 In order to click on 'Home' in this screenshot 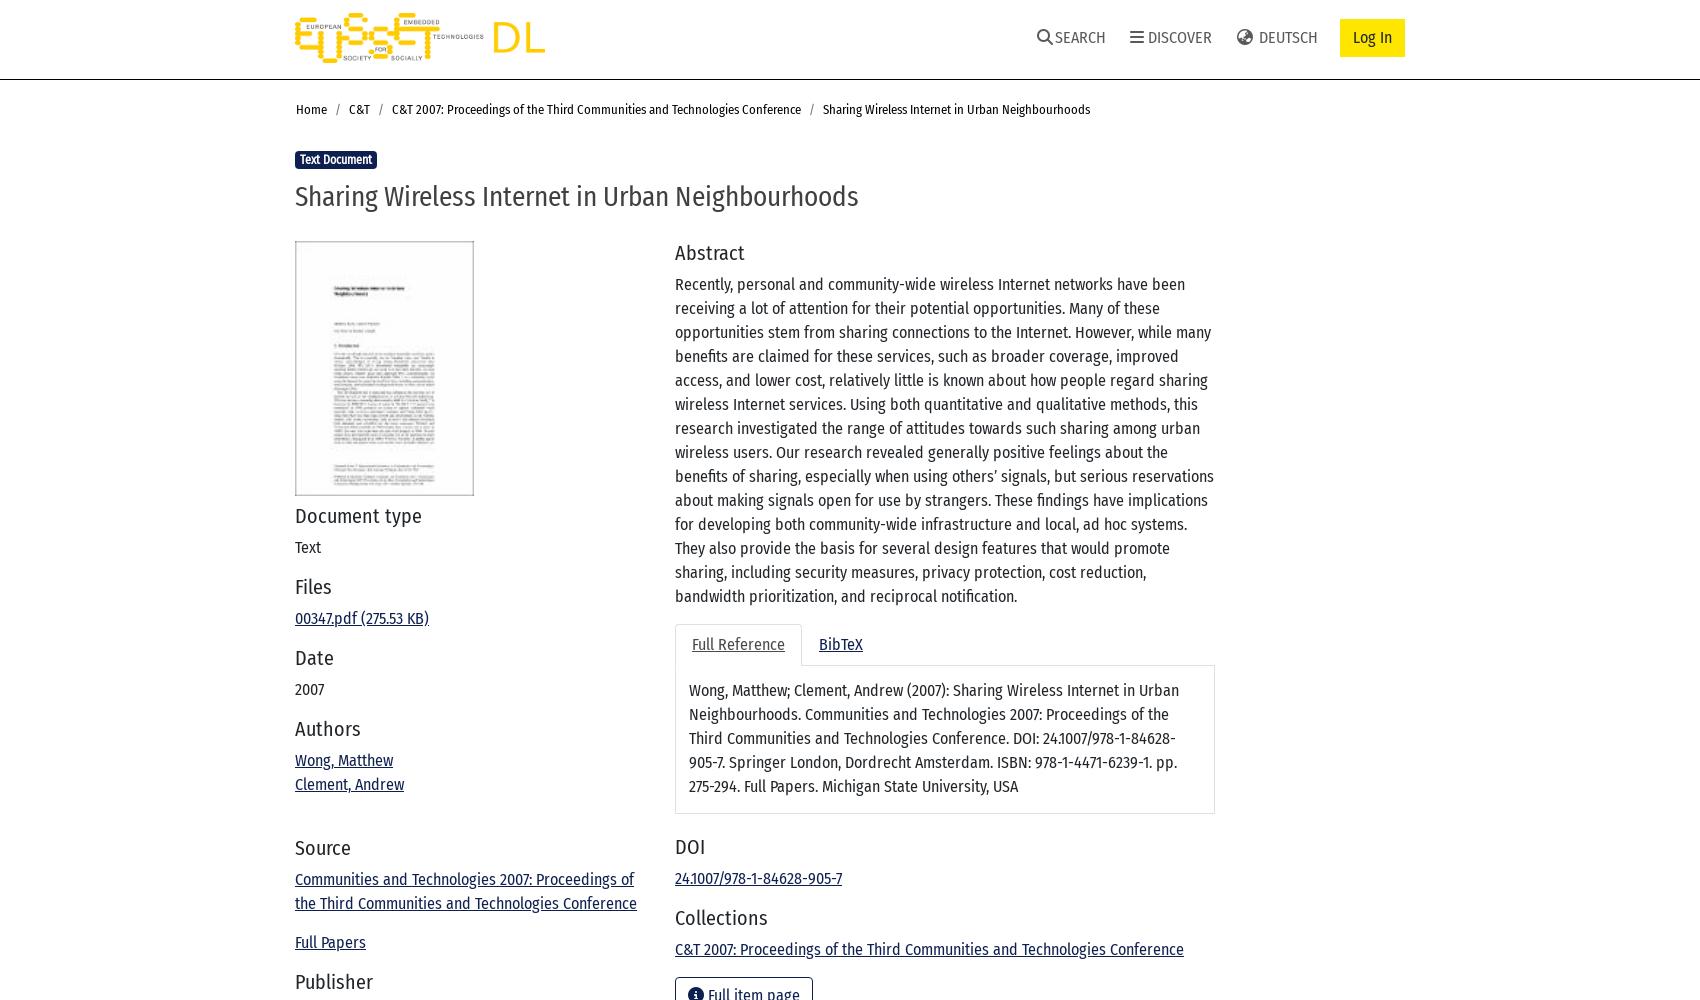, I will do `click(311, 108)`.